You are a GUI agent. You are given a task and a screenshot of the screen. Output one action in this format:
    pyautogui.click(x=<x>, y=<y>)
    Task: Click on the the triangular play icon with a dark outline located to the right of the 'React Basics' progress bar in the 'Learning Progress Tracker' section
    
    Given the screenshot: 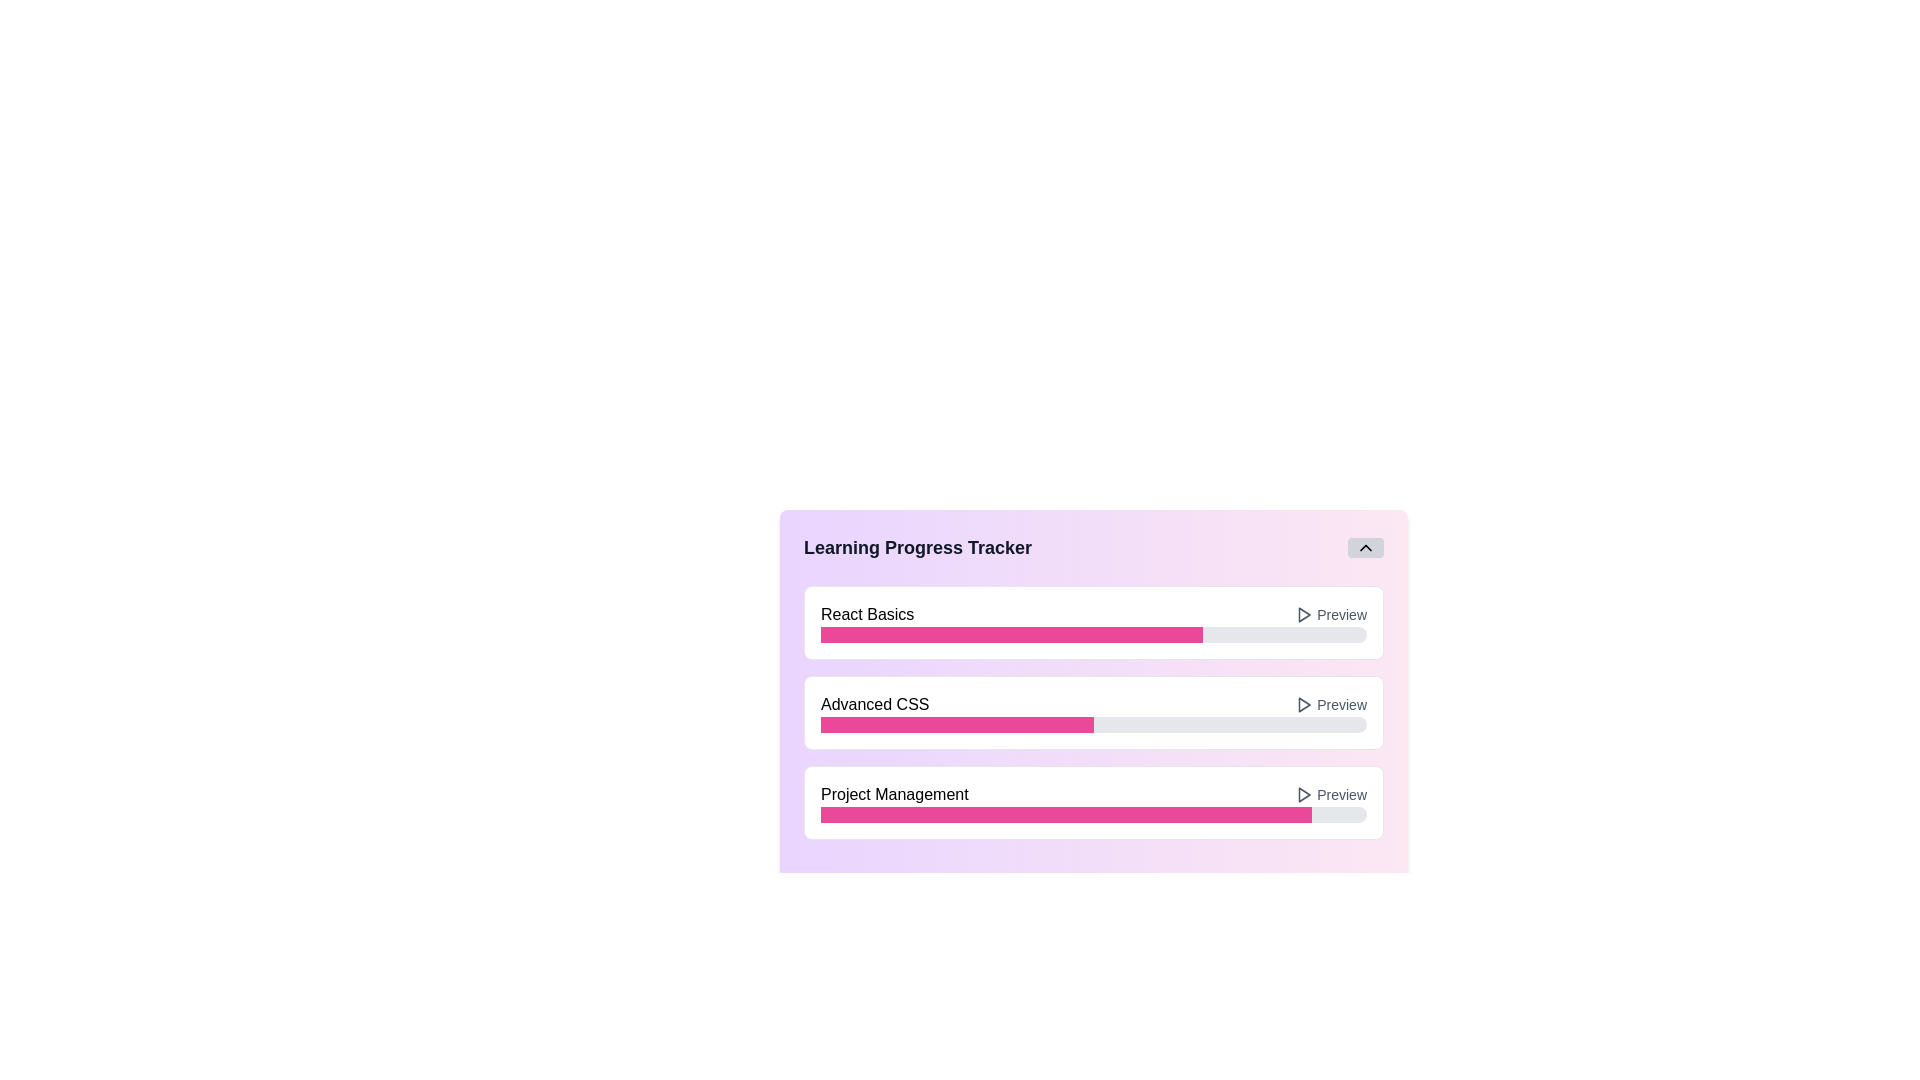 What is the action you would take?
    pyautogui.click(x=1304, y=613)
    